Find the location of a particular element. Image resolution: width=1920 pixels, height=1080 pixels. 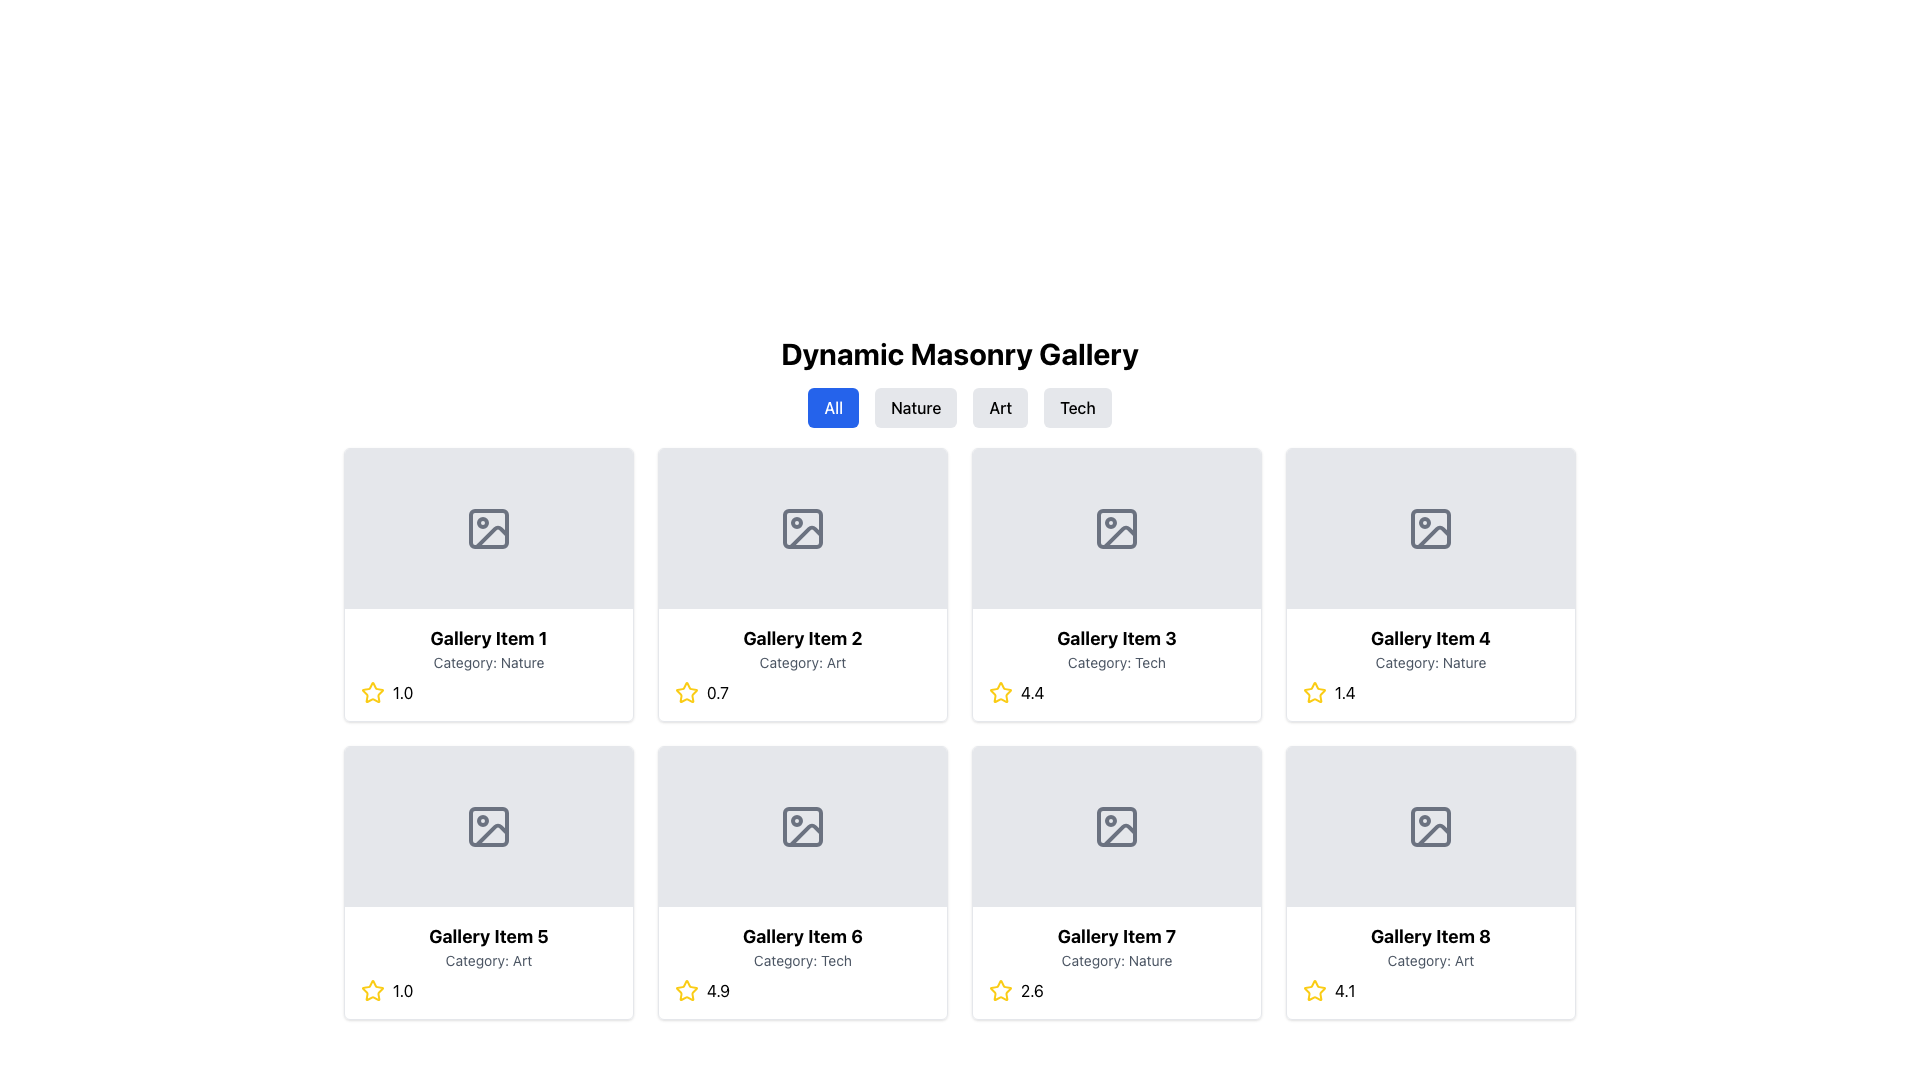

the image placeholder in the gallery card labeled 'Gallery Item 5' if it is linked is located at coordinates (489, 826).